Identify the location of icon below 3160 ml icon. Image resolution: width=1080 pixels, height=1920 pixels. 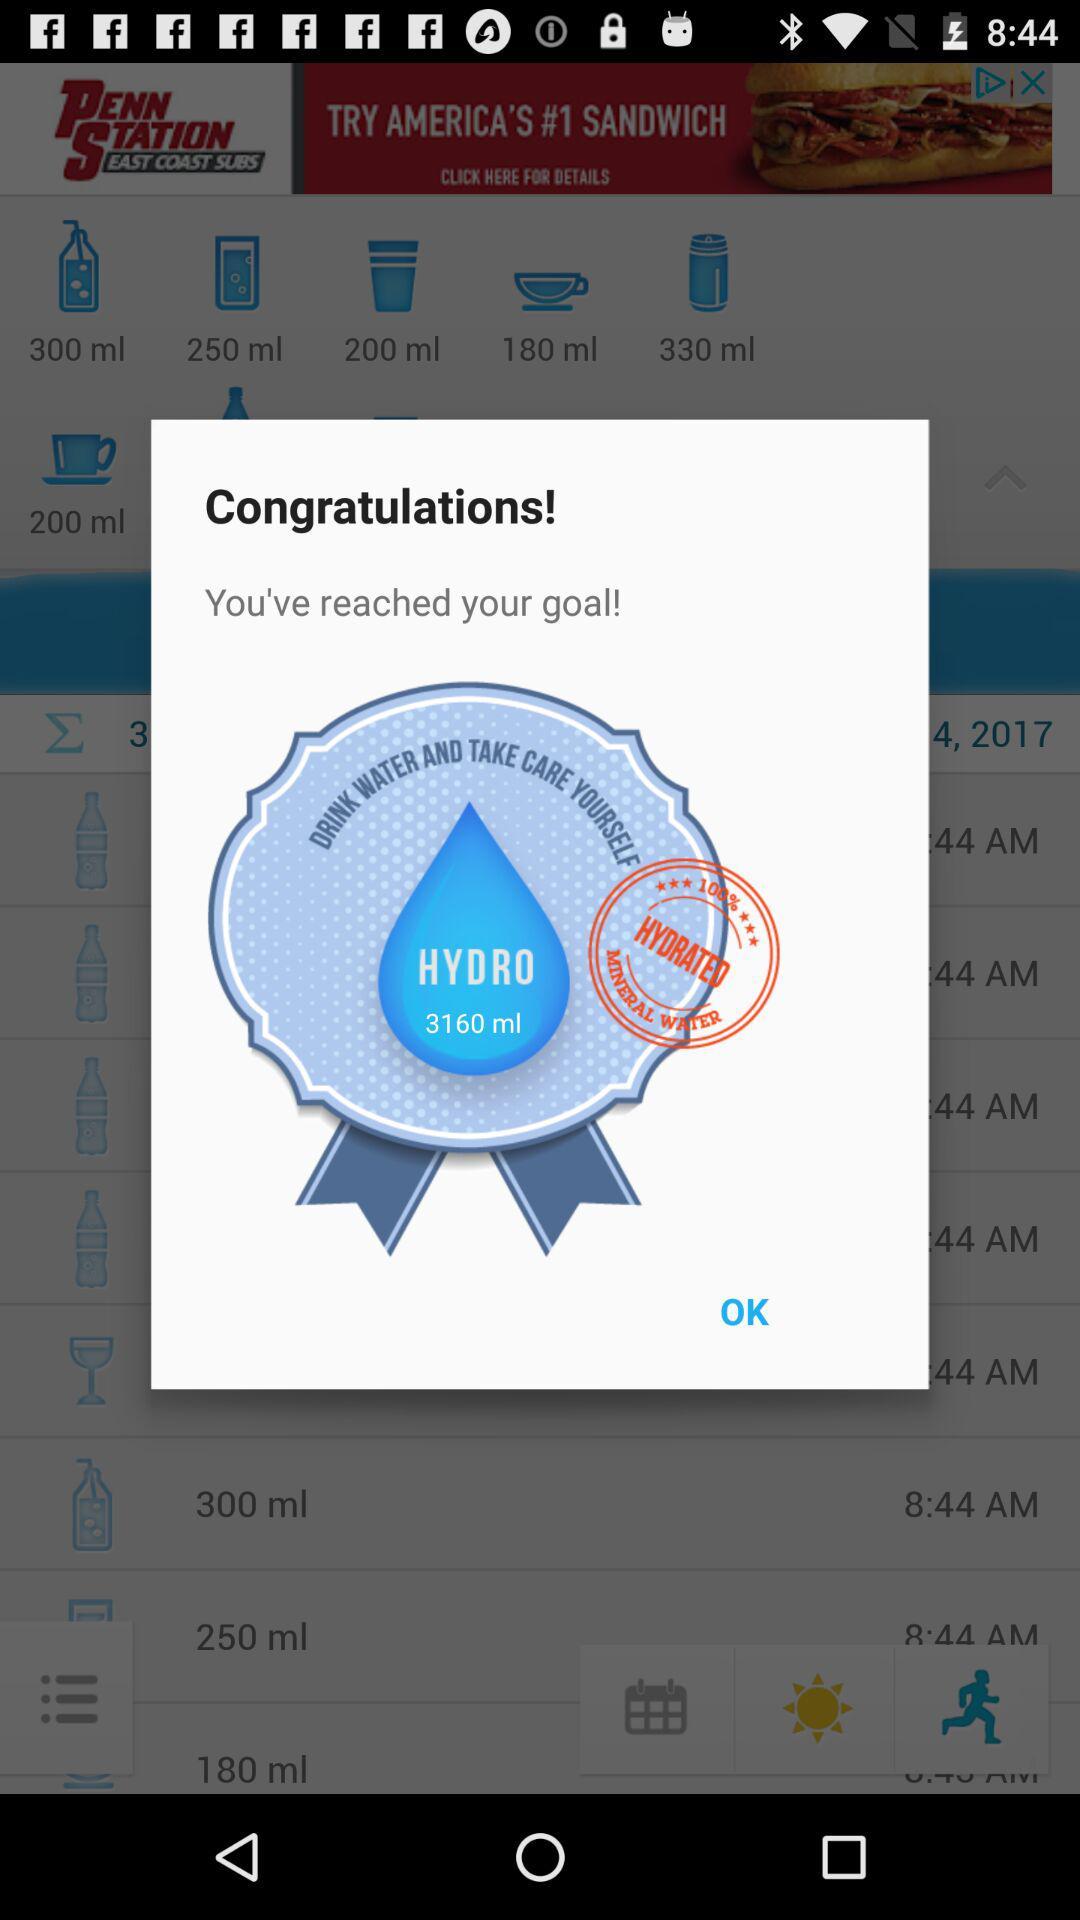
(789, 1324).